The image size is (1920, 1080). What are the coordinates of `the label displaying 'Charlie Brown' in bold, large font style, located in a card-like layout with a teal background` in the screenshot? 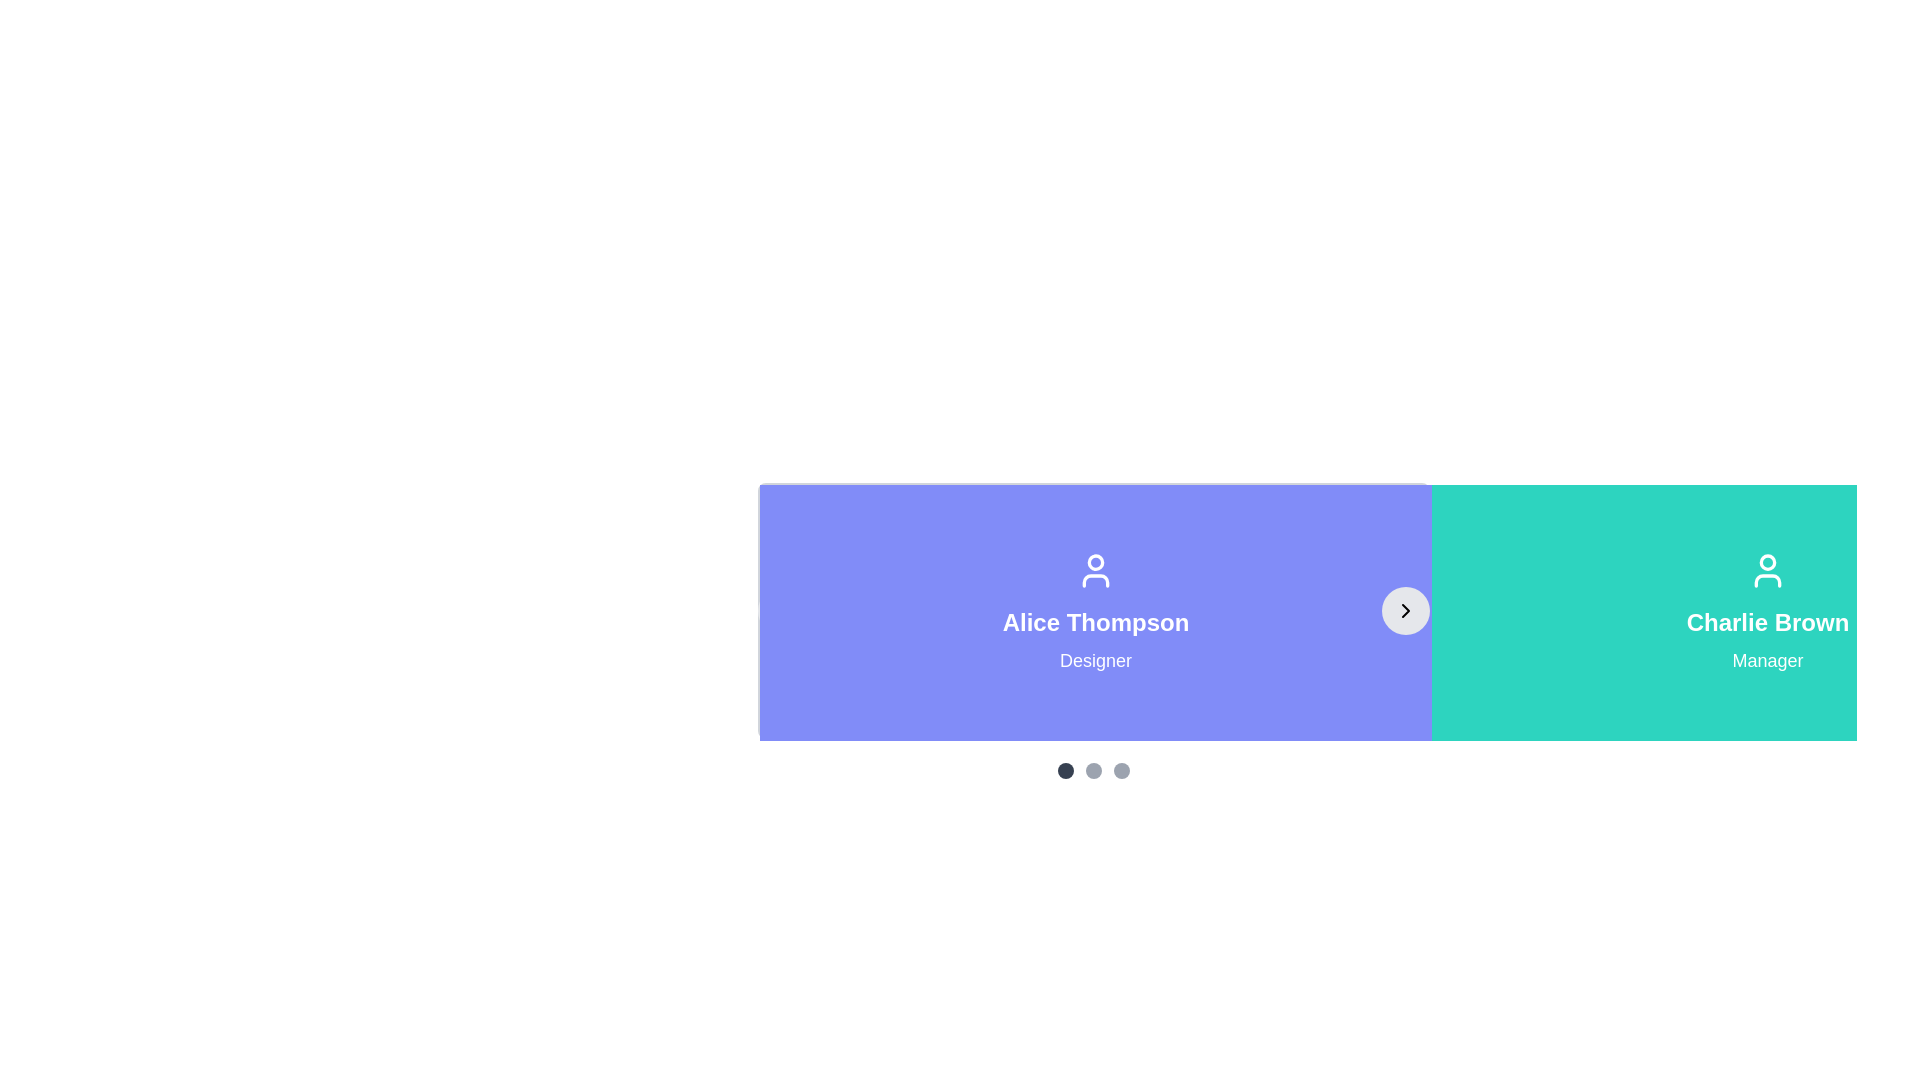 It's located at (1767, 622).